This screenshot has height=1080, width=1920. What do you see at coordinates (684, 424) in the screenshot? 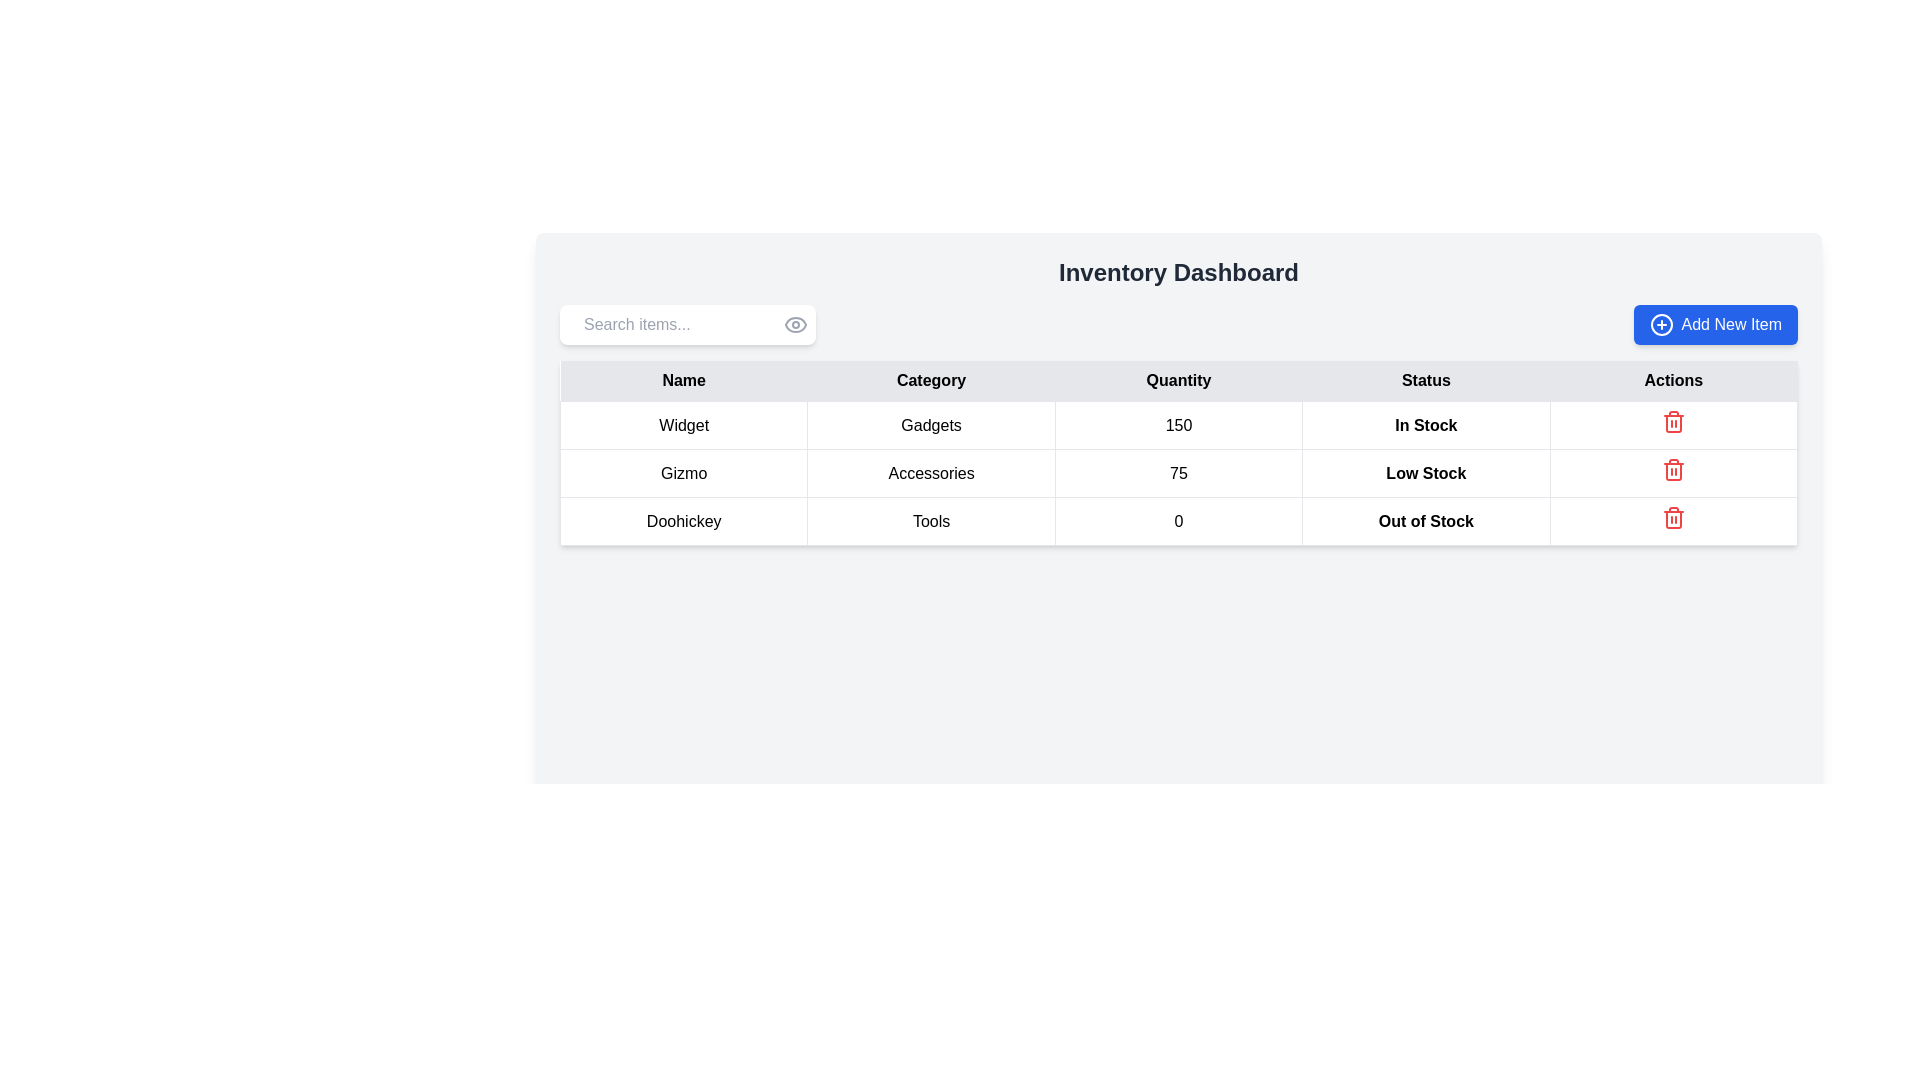
I see `the product name label located in the first column of the first row under the 'Name' heading in the inventory dashboard` at bounding box center [684, 424].